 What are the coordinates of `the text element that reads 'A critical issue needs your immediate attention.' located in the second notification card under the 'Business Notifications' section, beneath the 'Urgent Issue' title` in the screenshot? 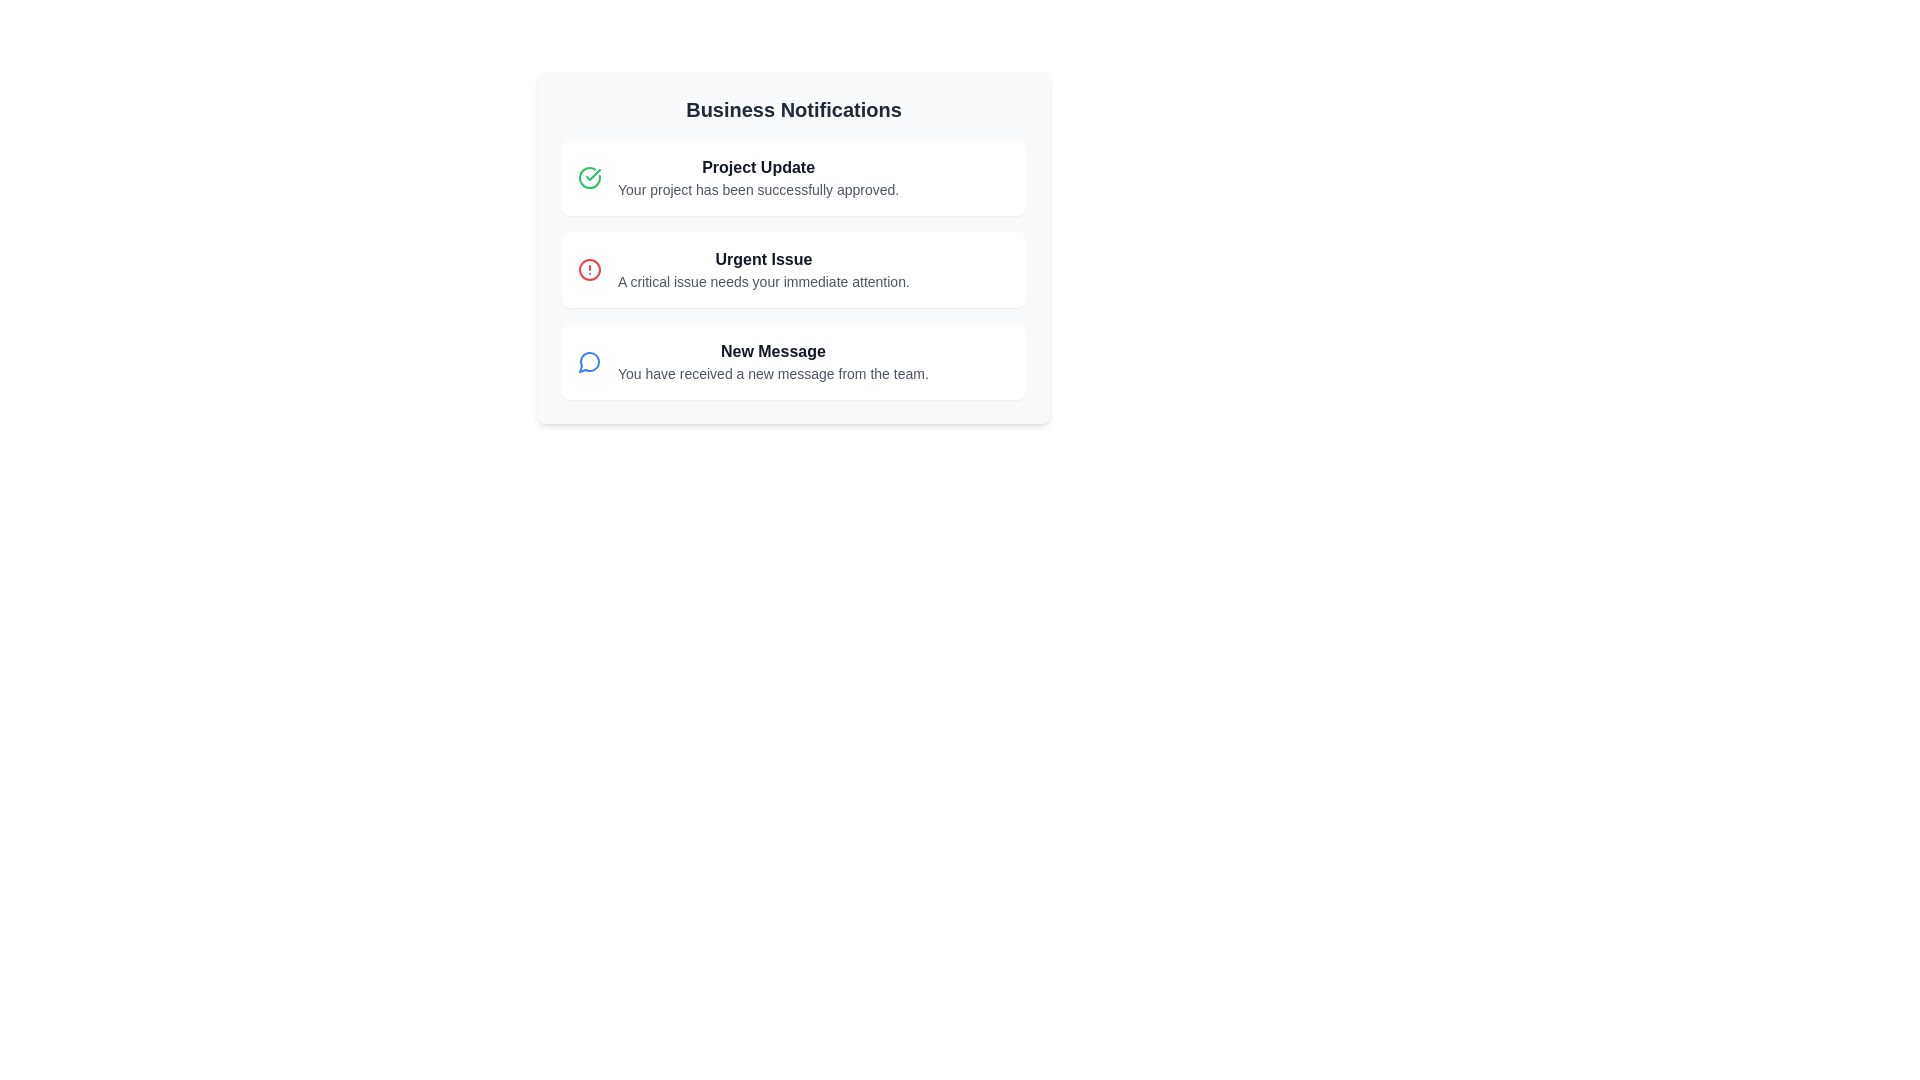 It's located at (762, 281).